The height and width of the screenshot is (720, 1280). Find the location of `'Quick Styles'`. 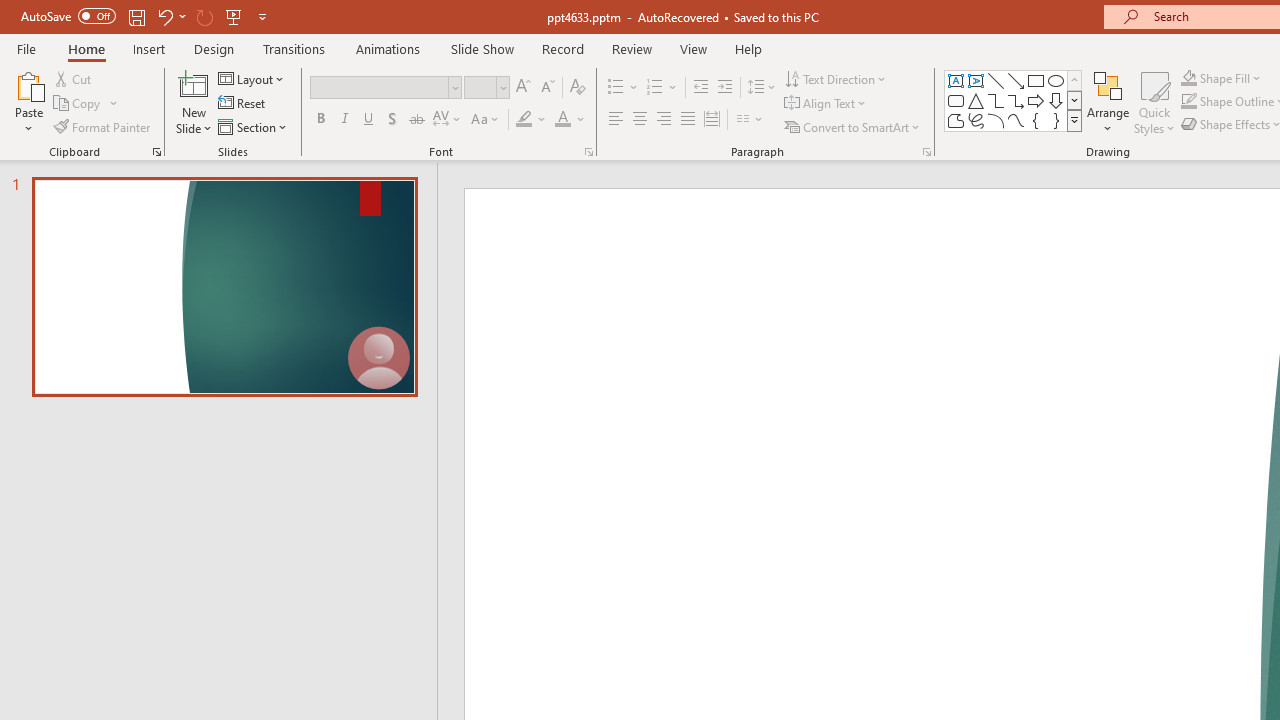

'Quick Styles' is located at coordinates (1154, 103).